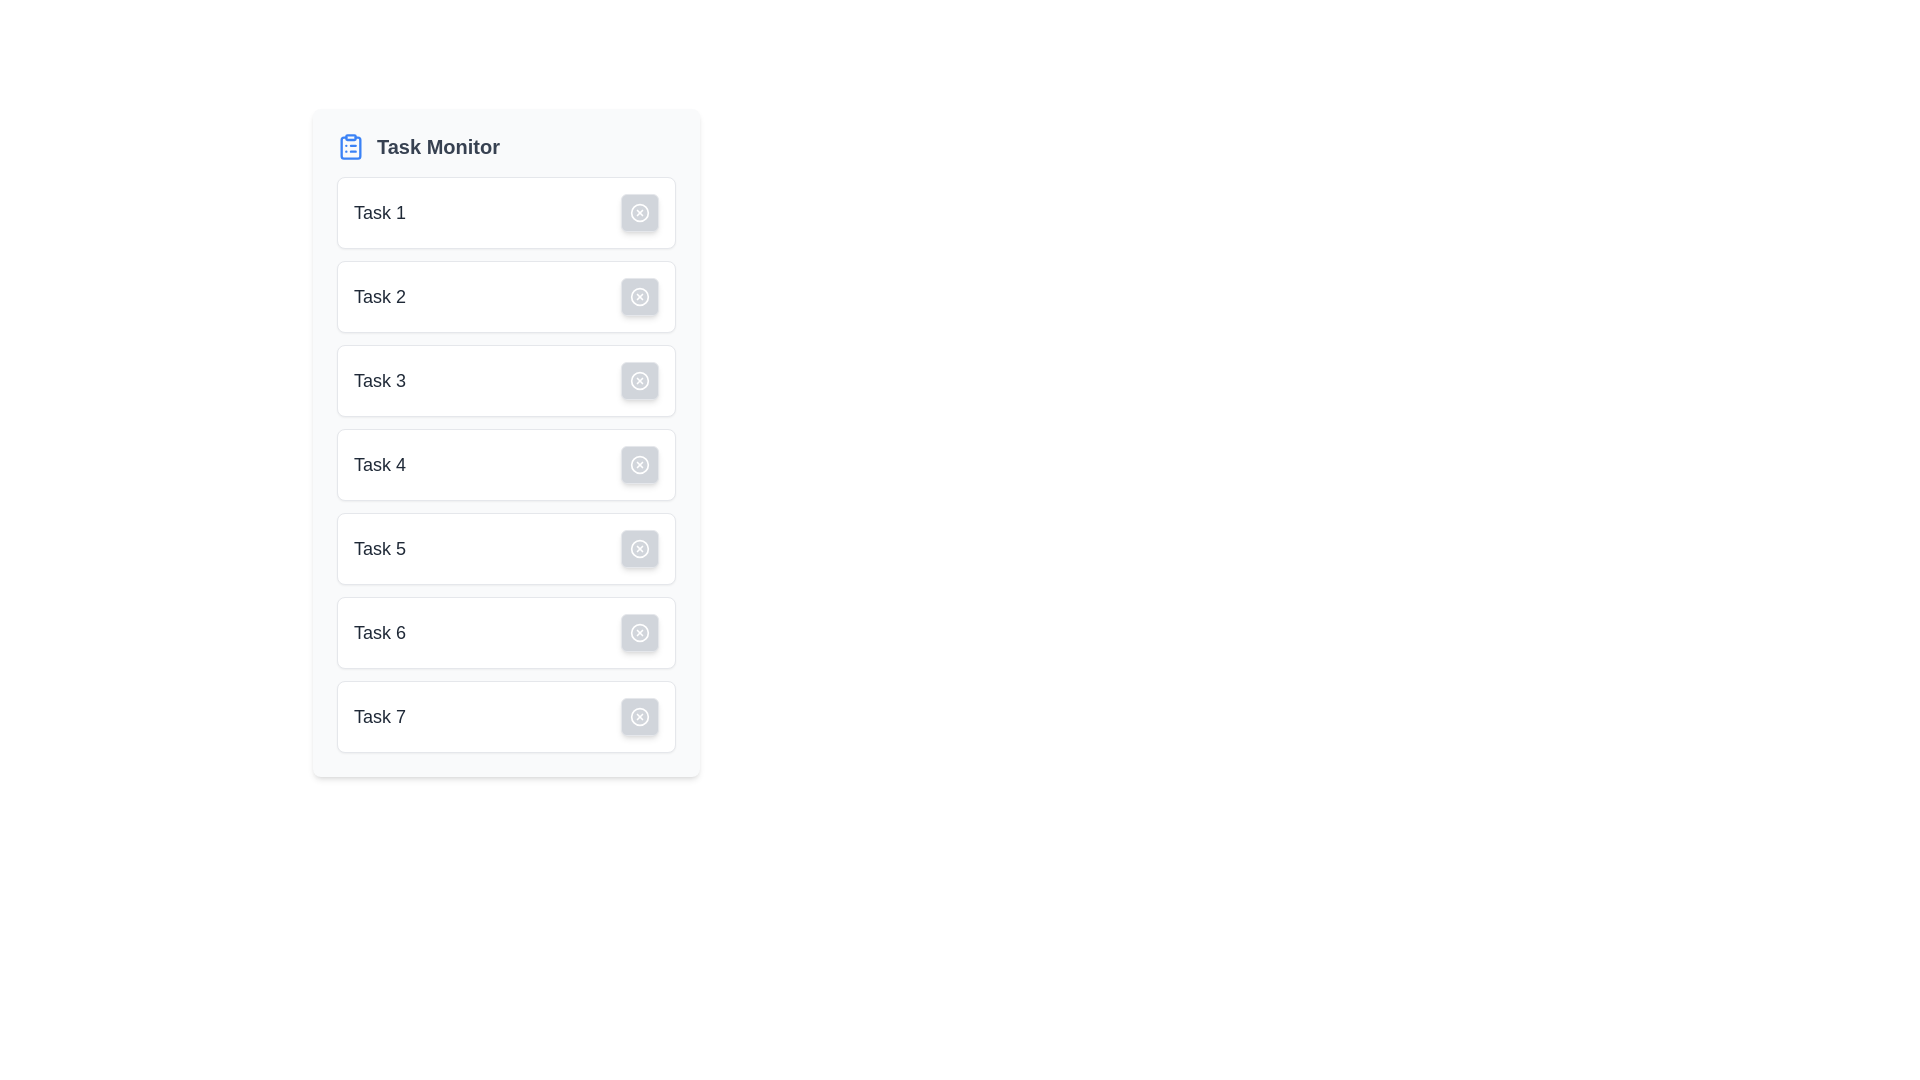 Image resolution: width=1920 pixels, height=1080 pixels. What do you see at coordinates (379, 381) in the screenshot?
I see `the static text label displaying the title 'Task 3' in bold, medium-sized font, styled with a dark gray color, located within the third item of a vertical list of task cards` at bounding box center [379, 381].